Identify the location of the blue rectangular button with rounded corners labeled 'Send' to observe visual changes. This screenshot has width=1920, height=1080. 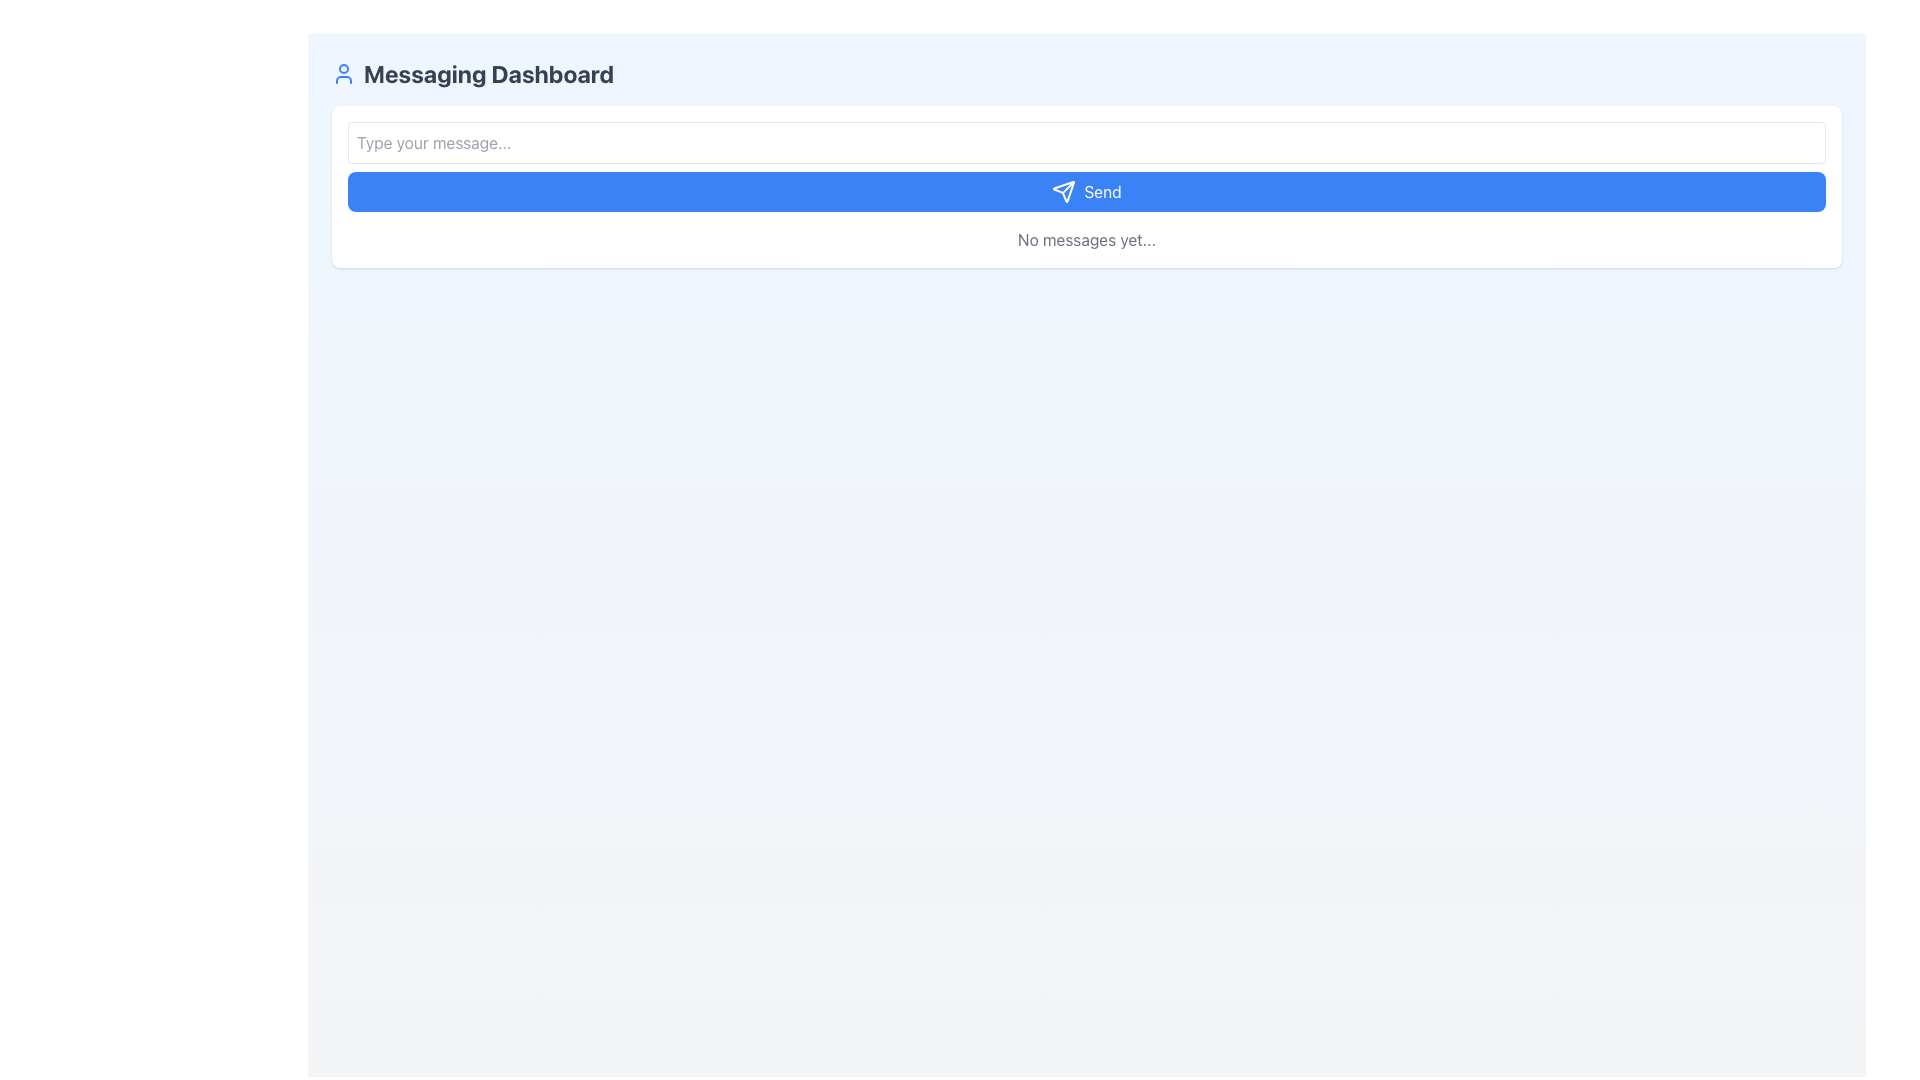
(1085, 192).